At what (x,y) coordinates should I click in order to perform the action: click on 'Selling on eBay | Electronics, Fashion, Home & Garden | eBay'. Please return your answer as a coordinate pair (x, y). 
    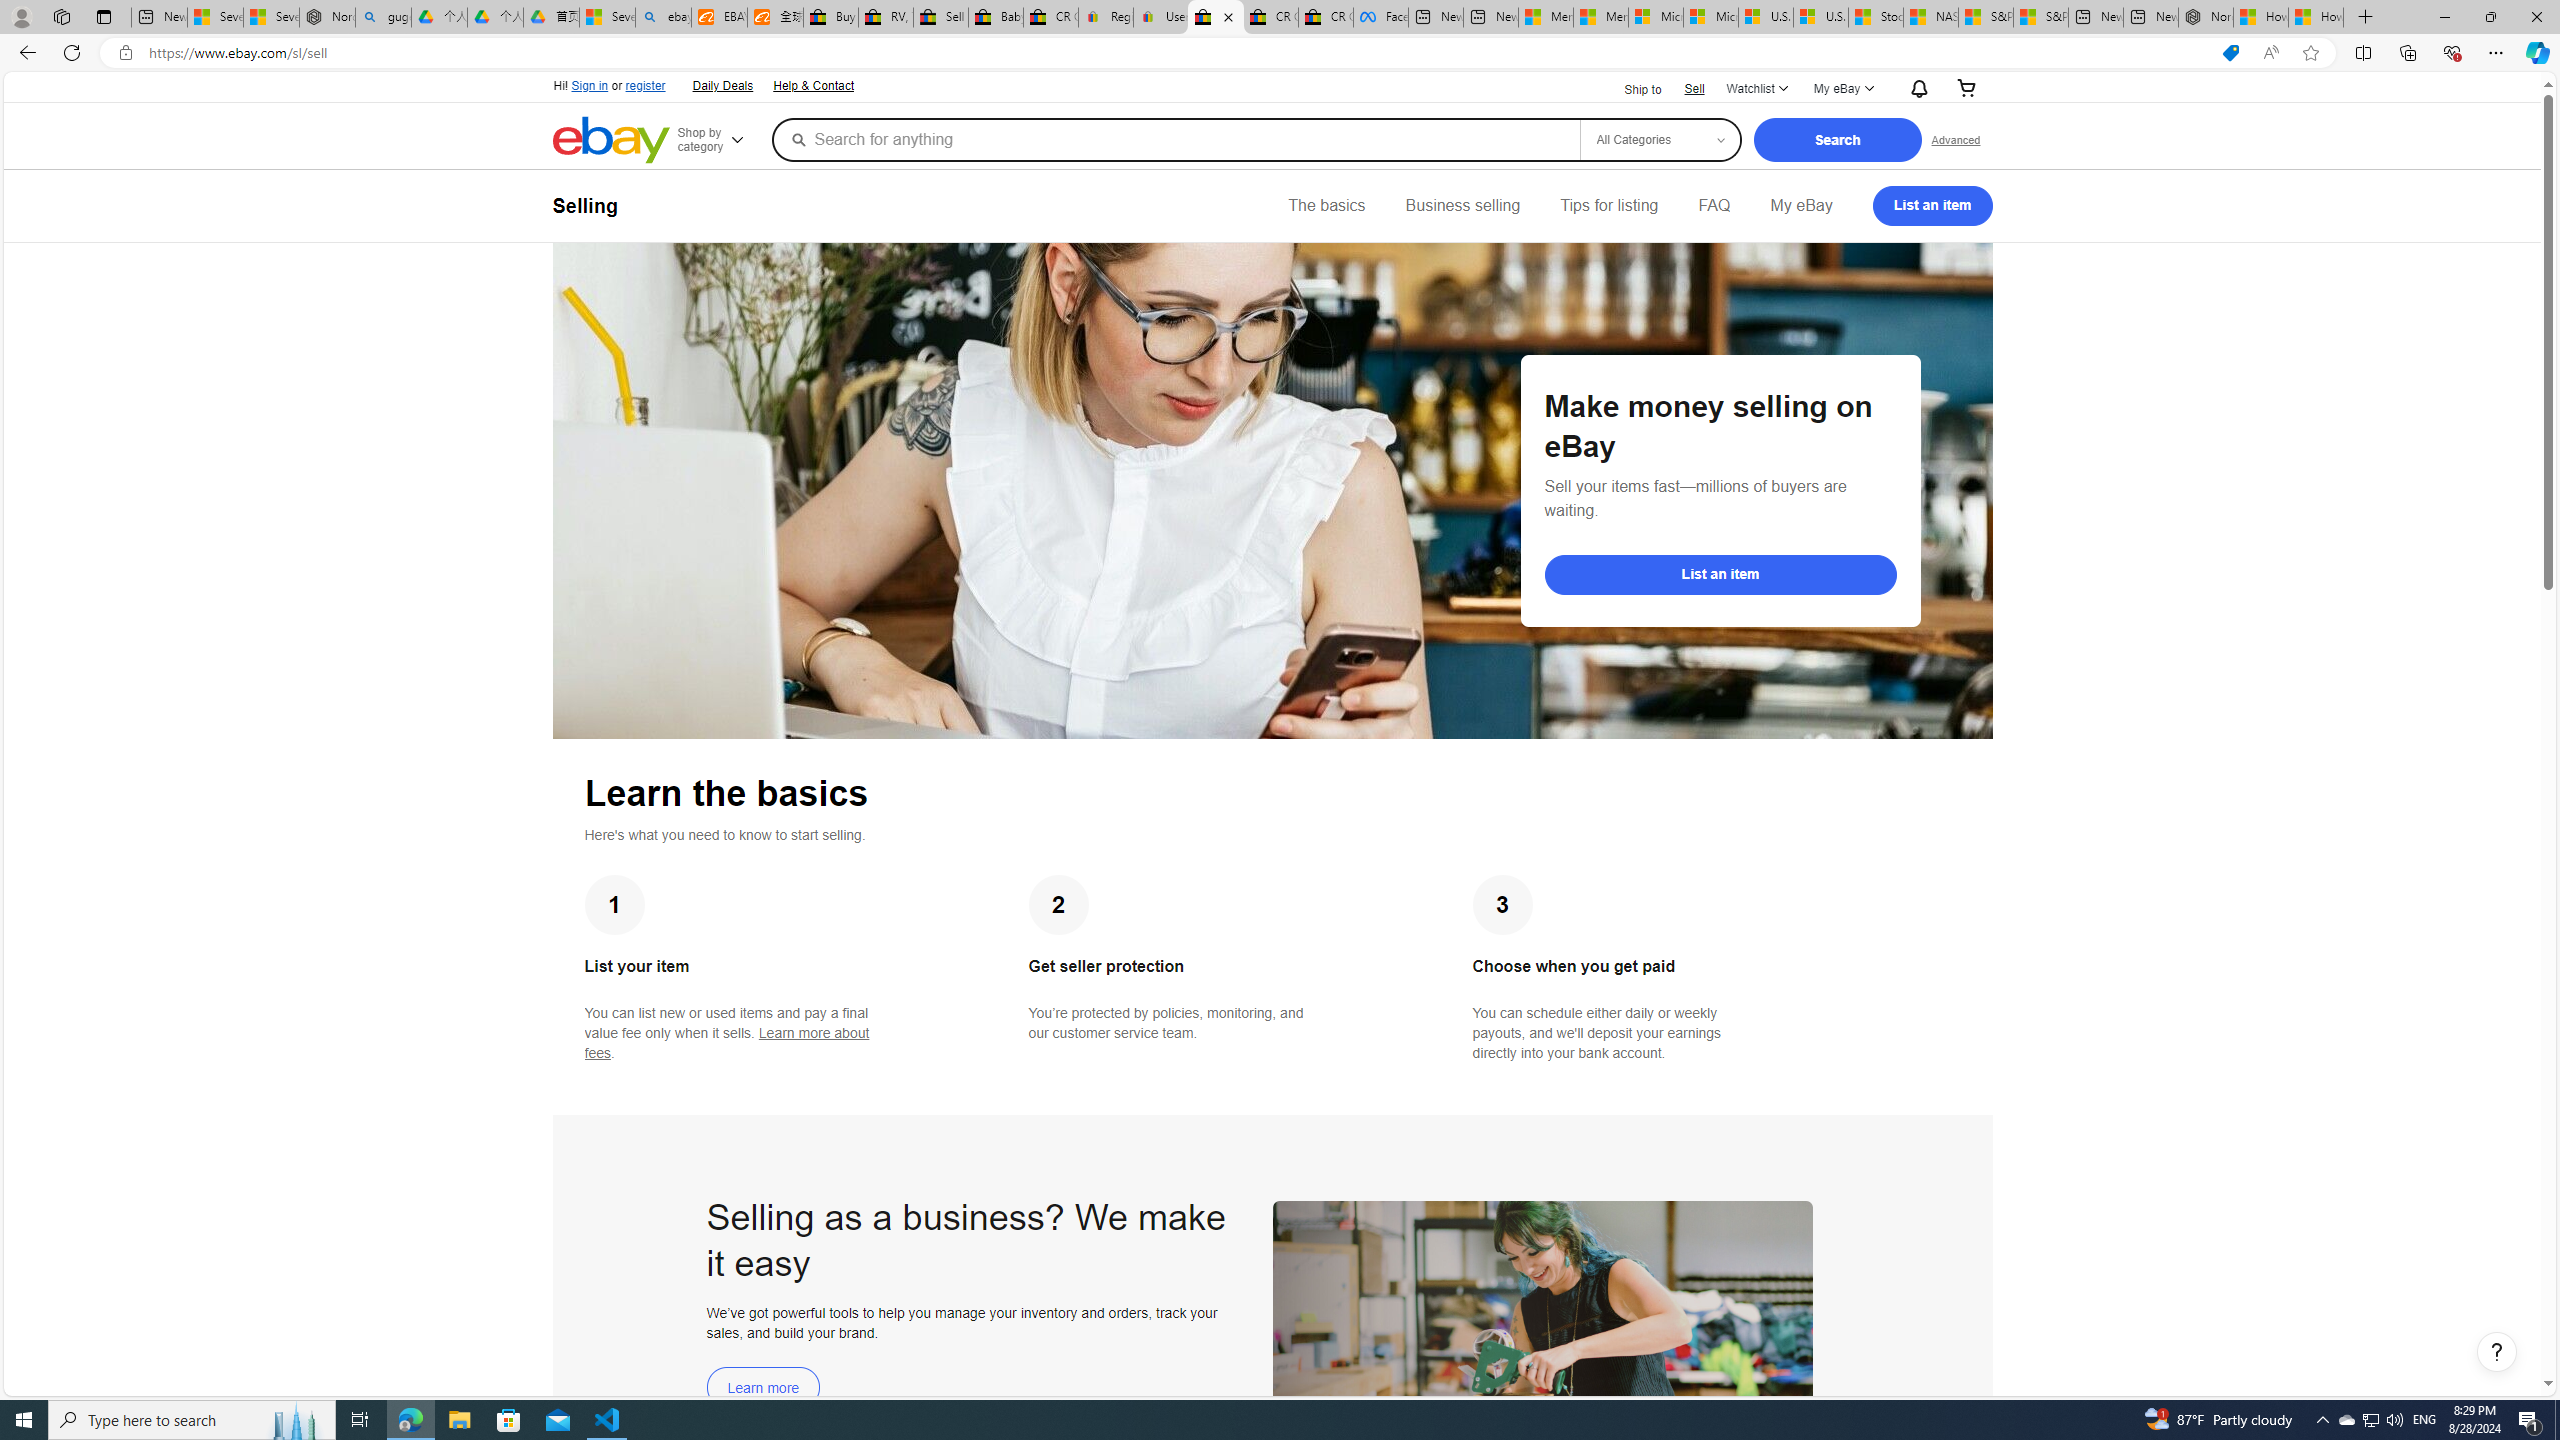
    Looking at the image, I should click on (1215, 16).